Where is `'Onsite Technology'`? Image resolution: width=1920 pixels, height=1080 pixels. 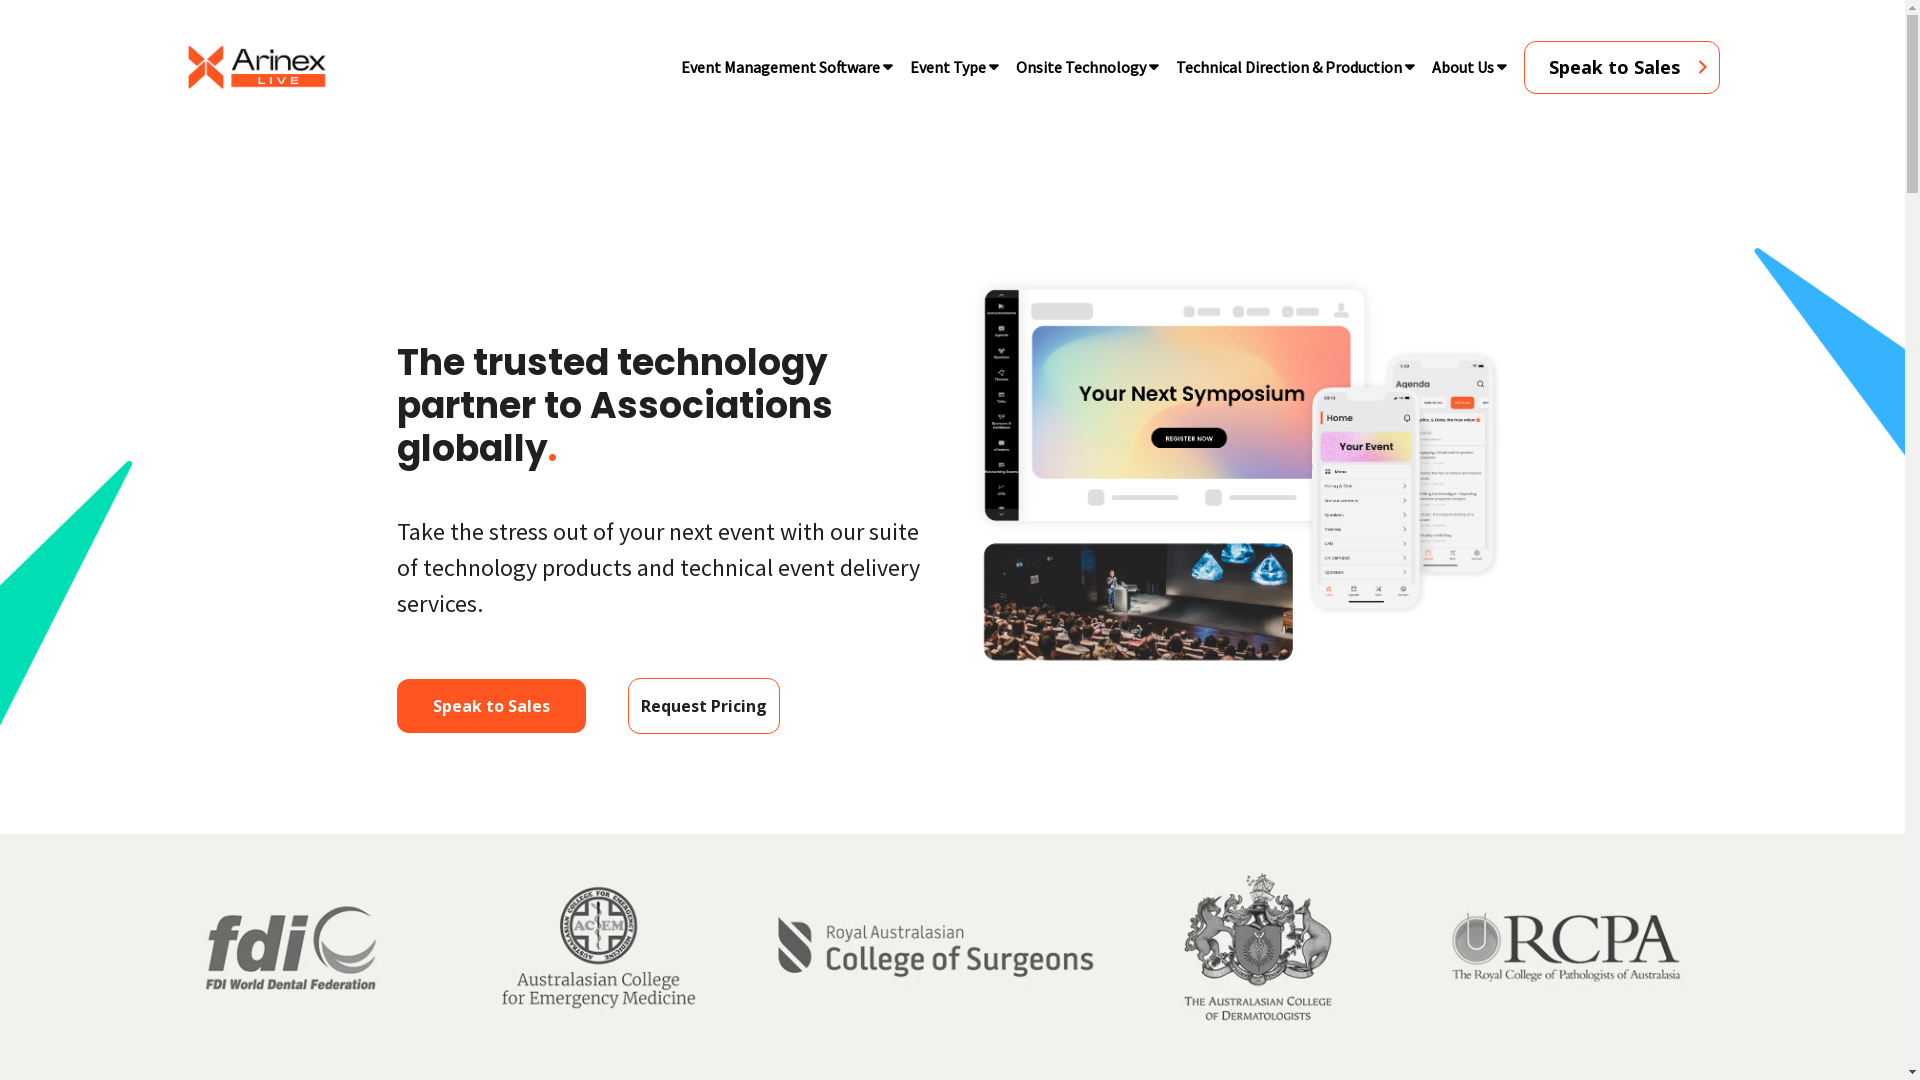
'Onsite Technology' is located at coordinates (1079, 65).